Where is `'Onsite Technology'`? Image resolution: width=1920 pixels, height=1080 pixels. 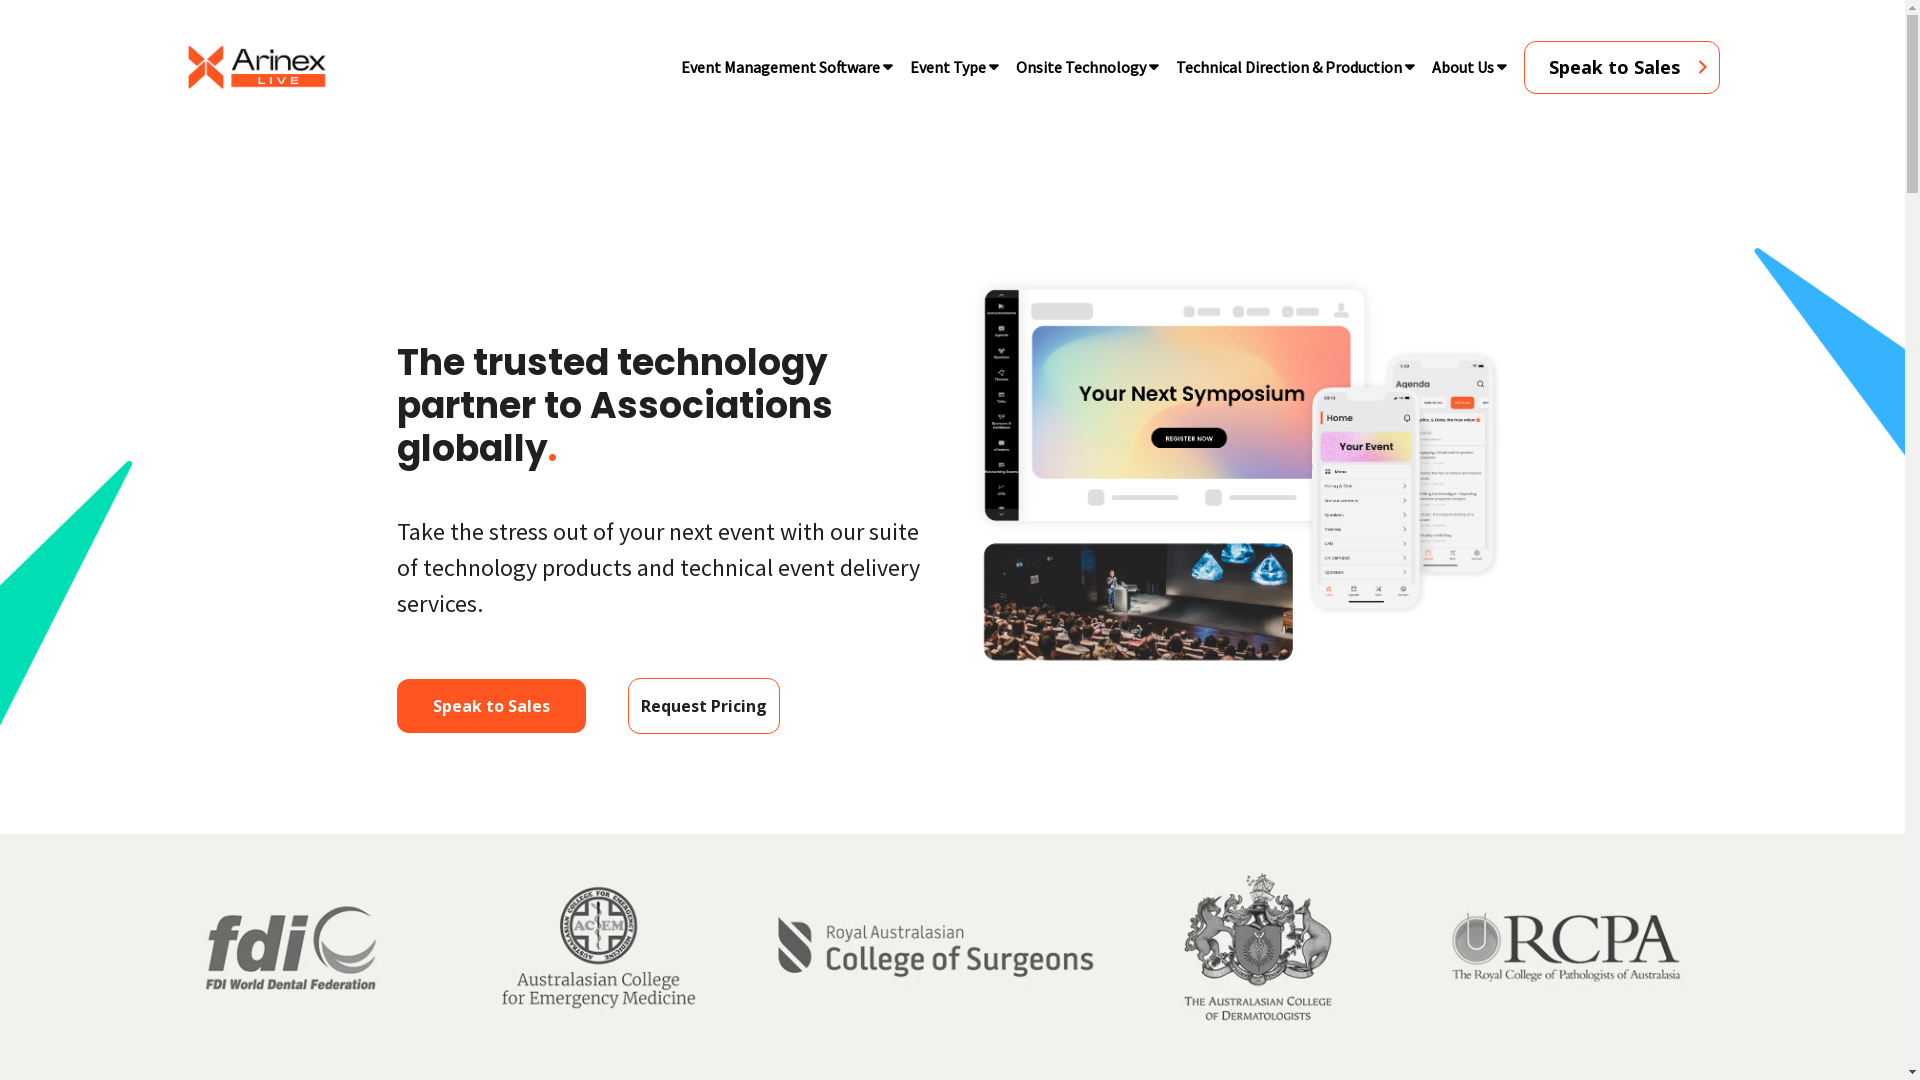
'Onsite Technology' is located at coordinates (1079, 65).